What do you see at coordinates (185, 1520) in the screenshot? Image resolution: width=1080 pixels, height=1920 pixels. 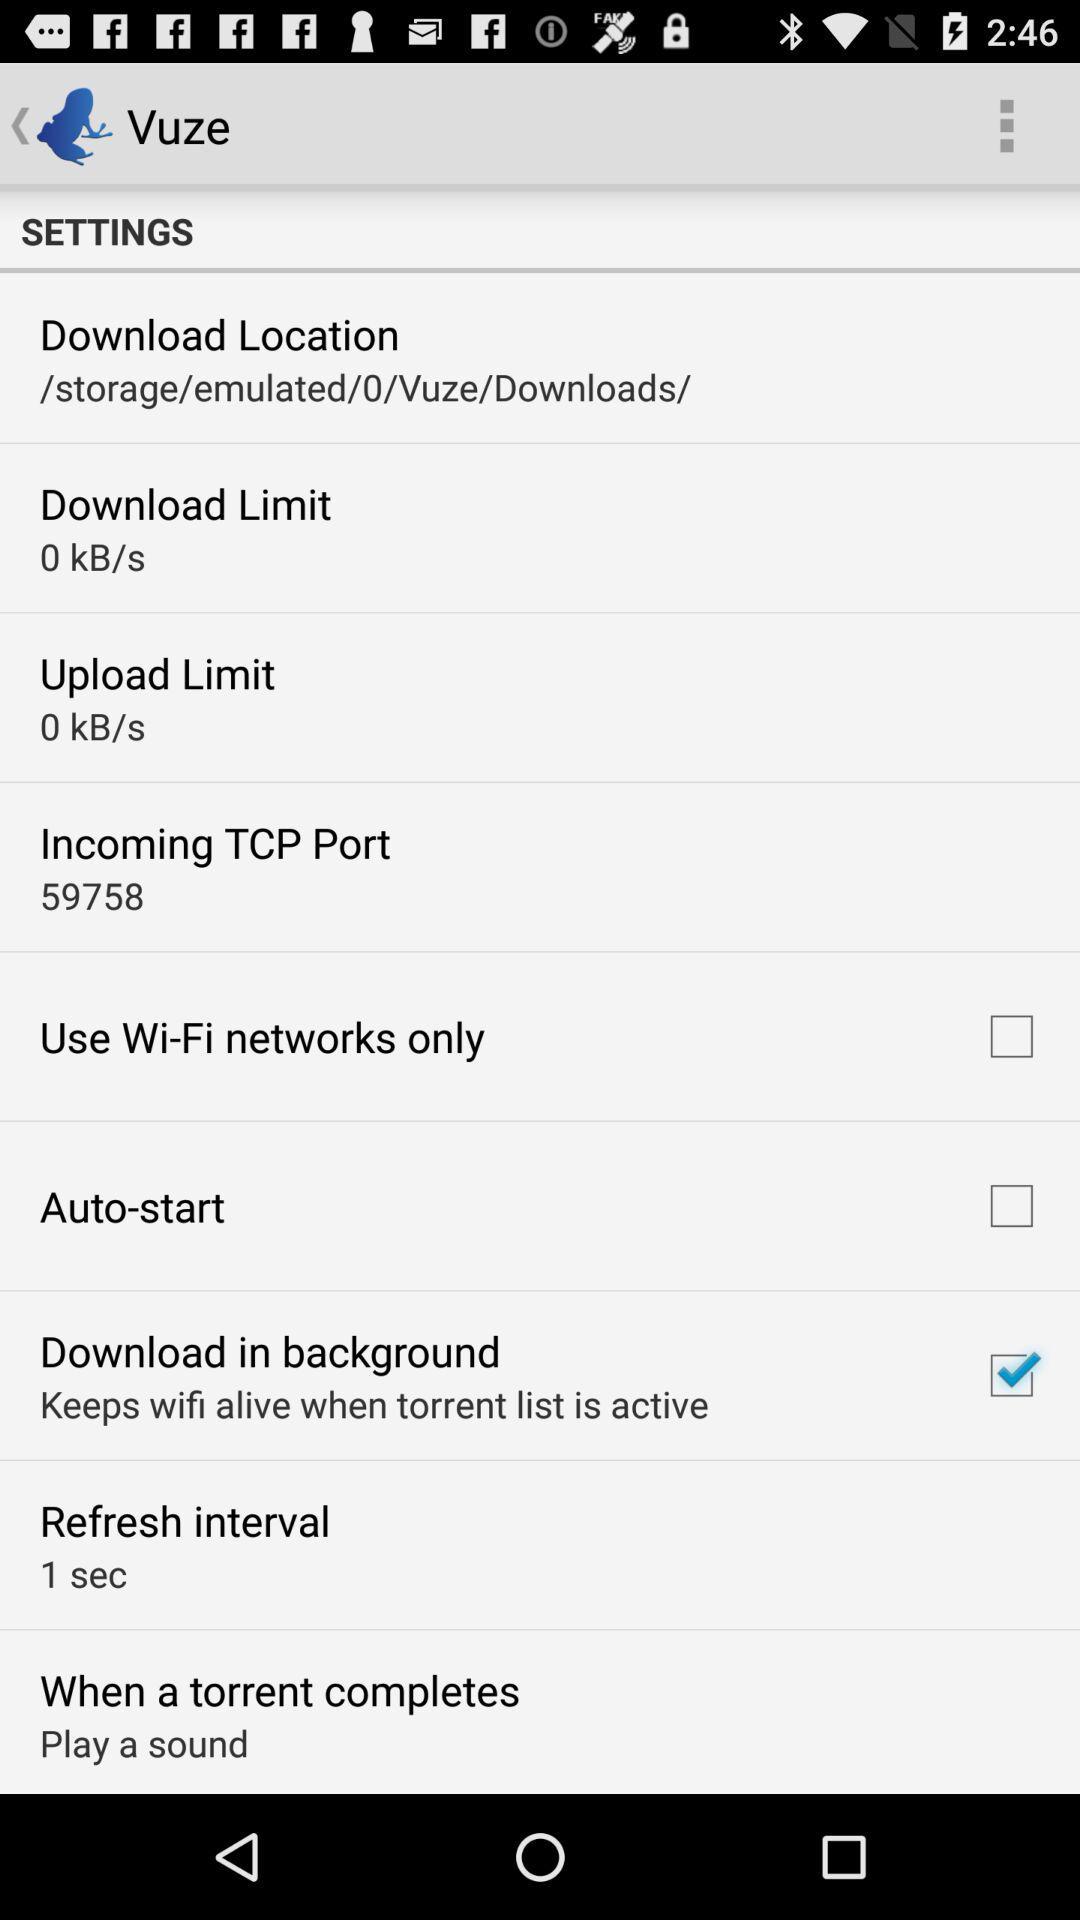 I see `icon above 1 sec item` at bounding box center [185, 1520].